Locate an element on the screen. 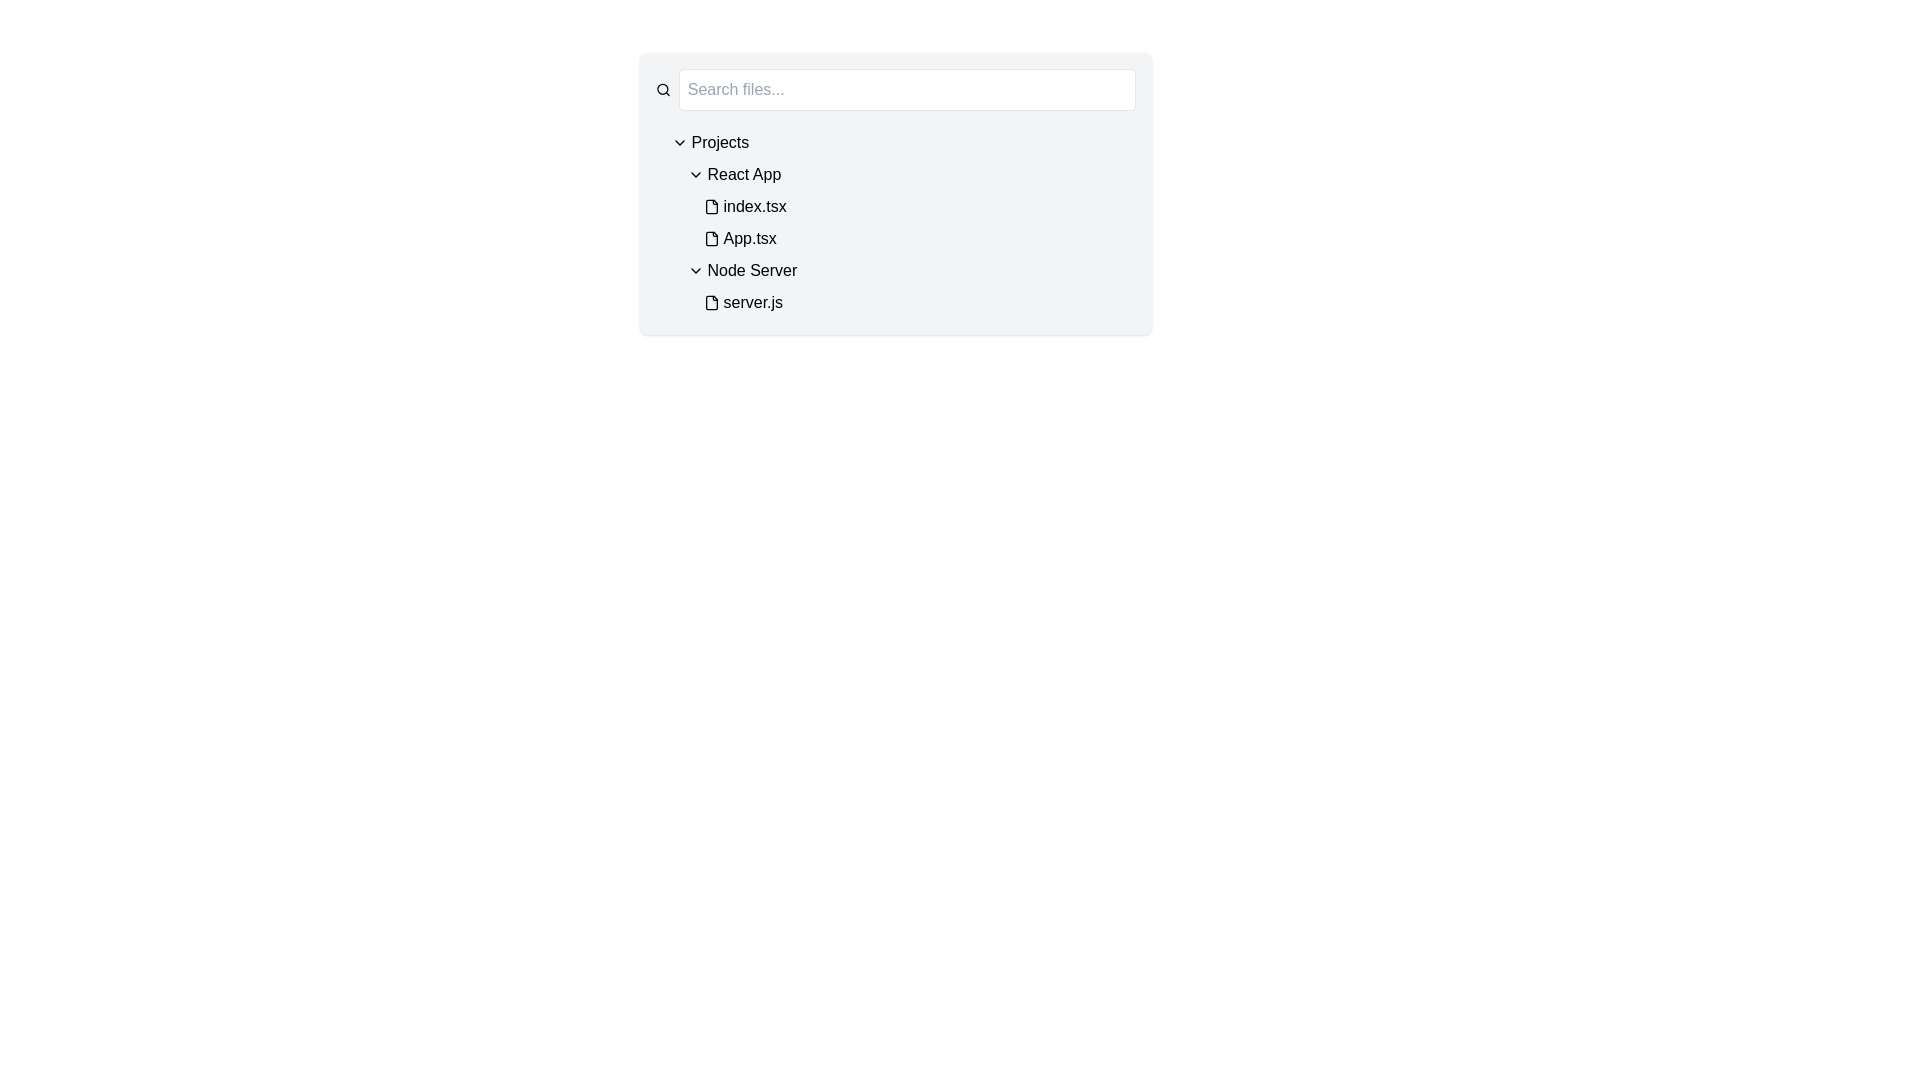 The height and width of the screenshot is (1080, 1920). the Dropdown indicator (chevron icon) is located at coordinates (695, 173).